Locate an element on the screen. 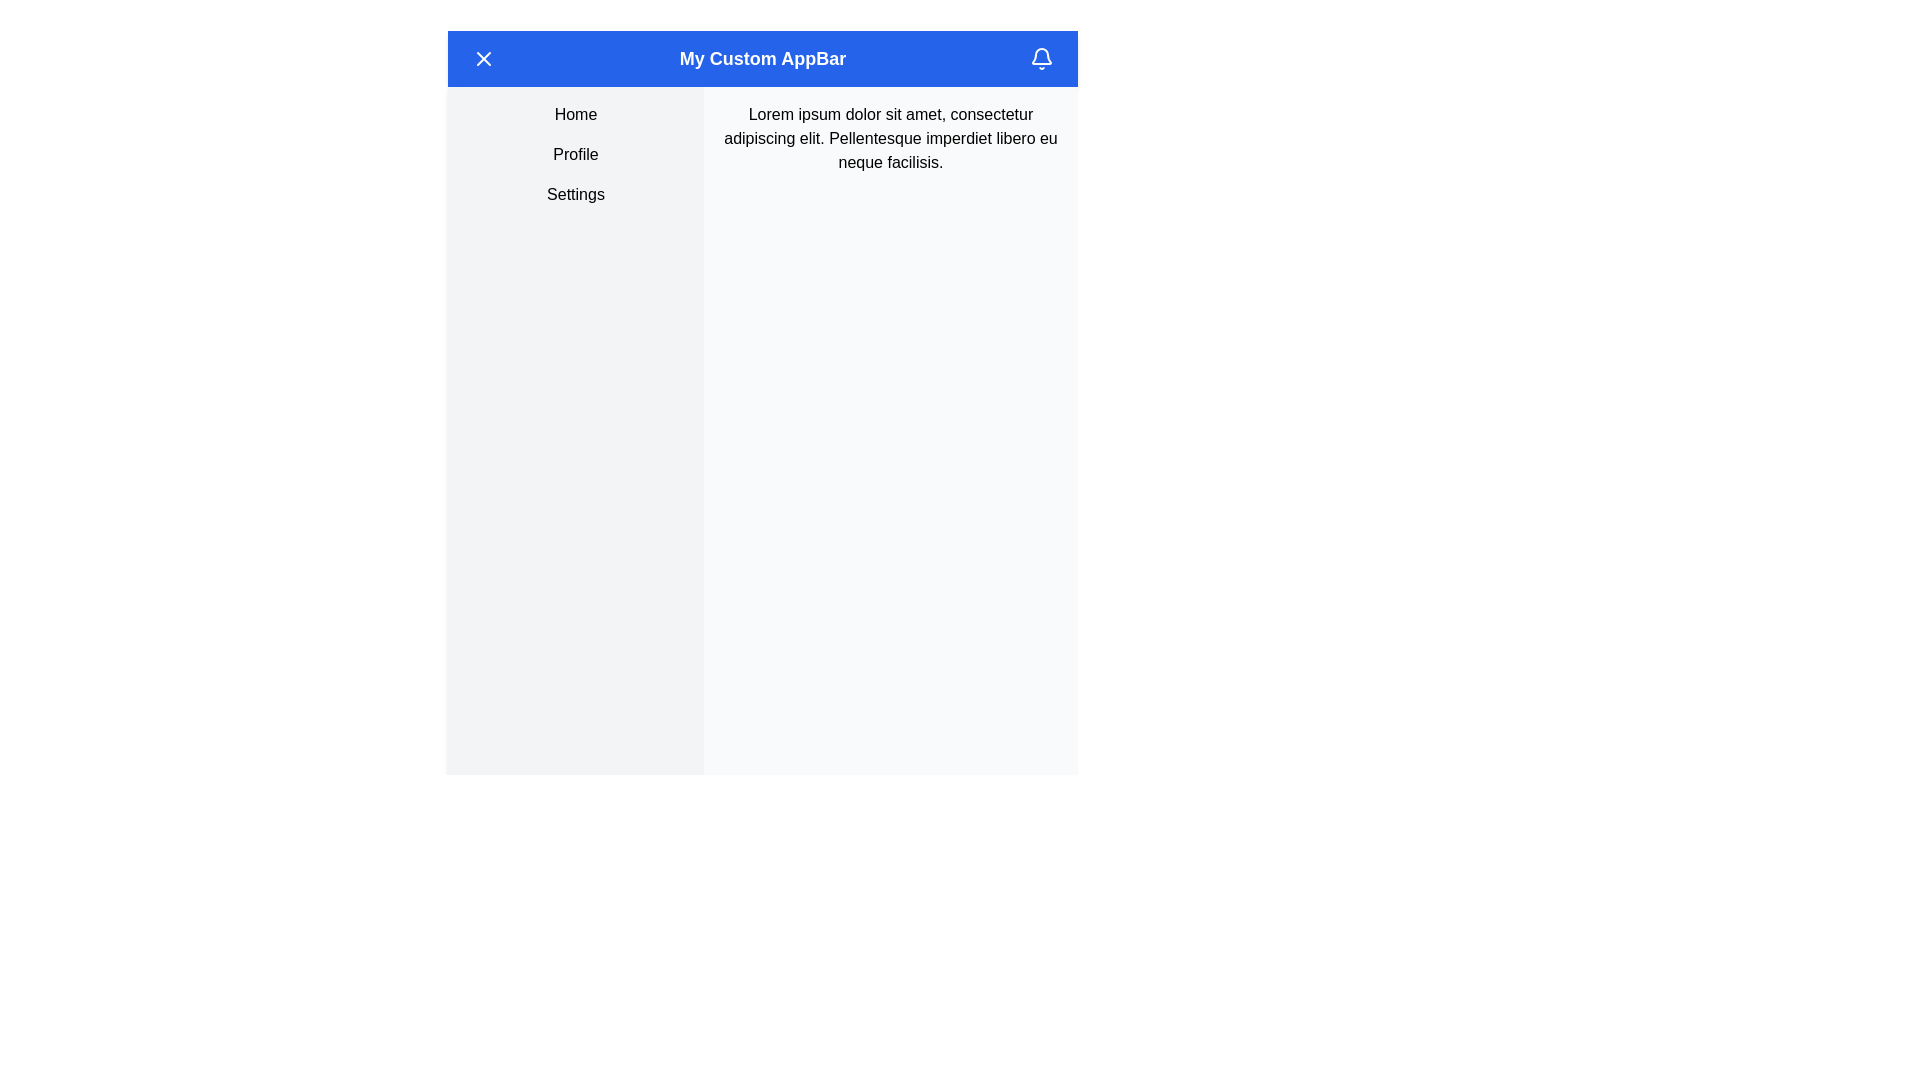 The image size is (1920, 1080). the Static text block displaying 'Lorem ipsum dolor sit amet, consectetur adipiscing elit. Pellentesque imperdiet libero eu neque facilisis.' located near the top-right corner of the page is located at coordinates (890, 137).